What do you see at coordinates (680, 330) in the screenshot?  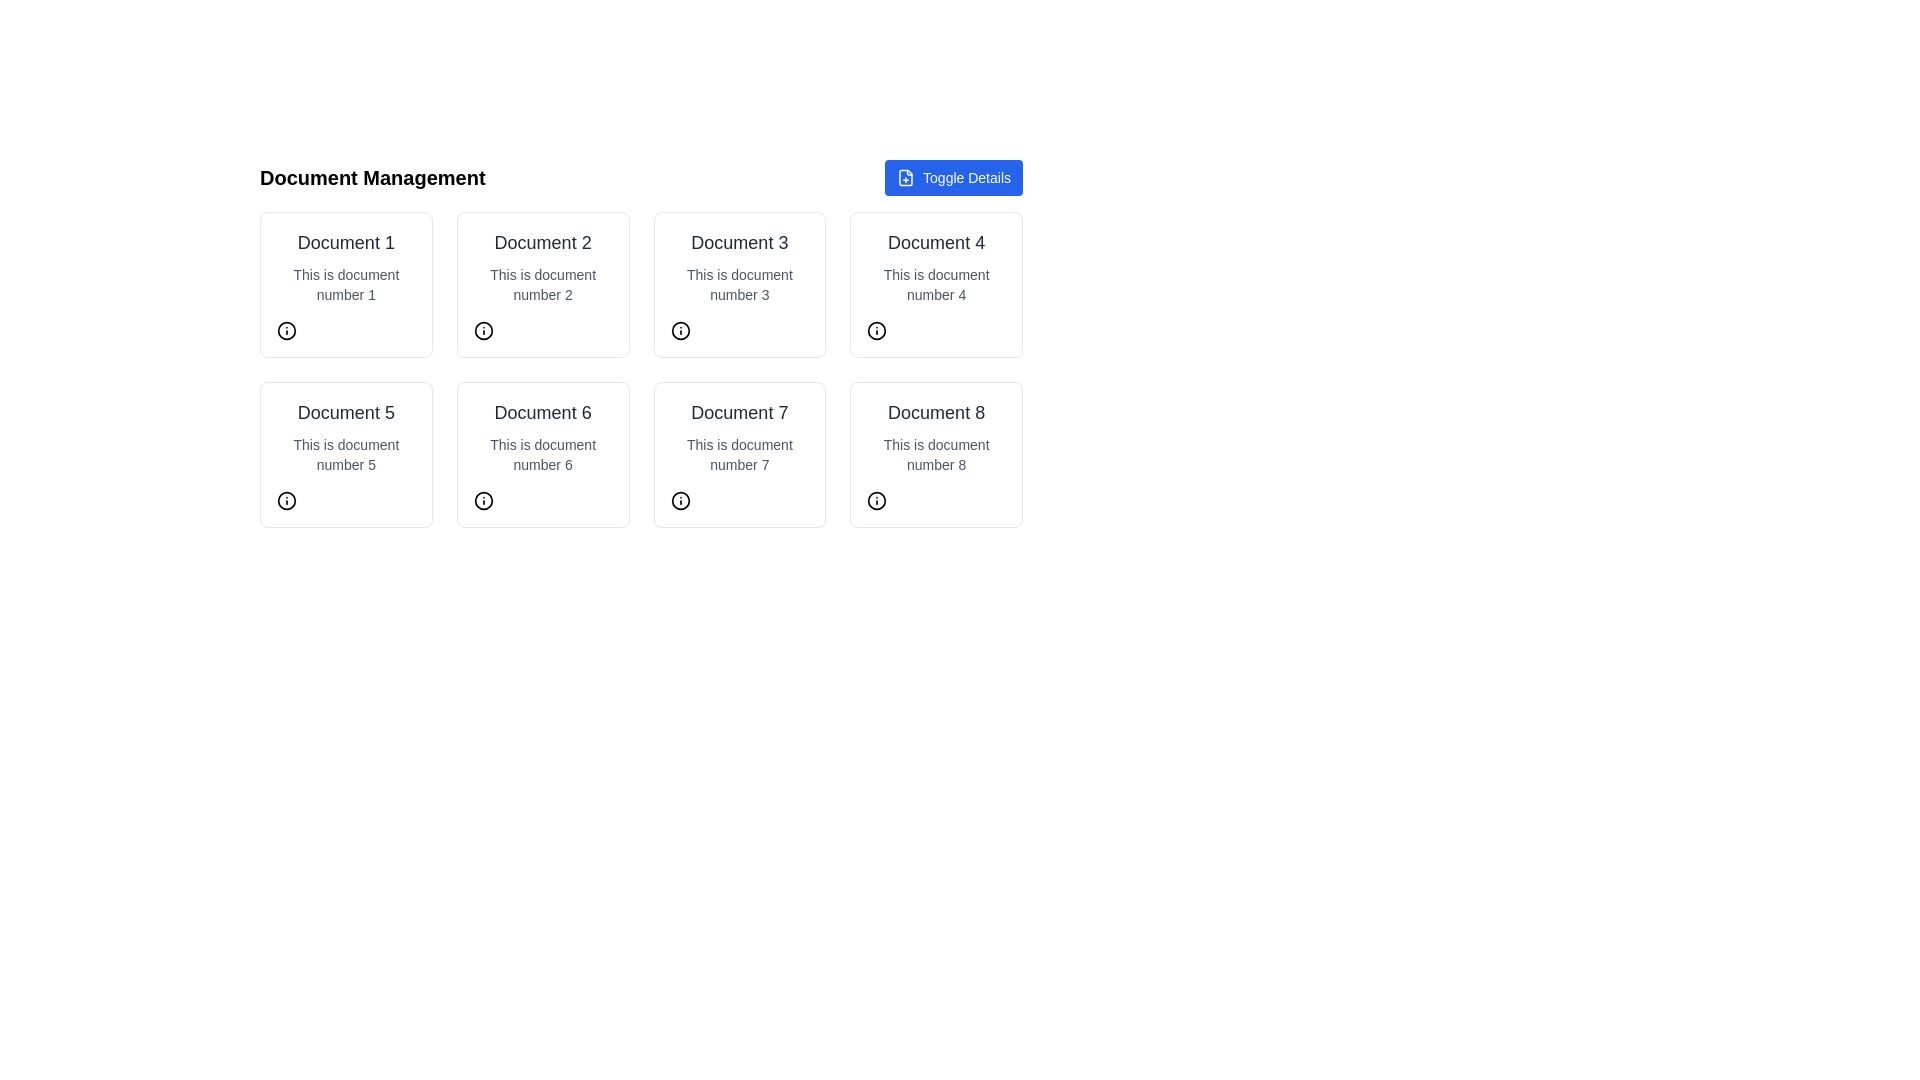 I see `the SVG Circle element with a black border located at the center of the 'Information' button on the 'Document 3' card` at bounding box center [680, 330].